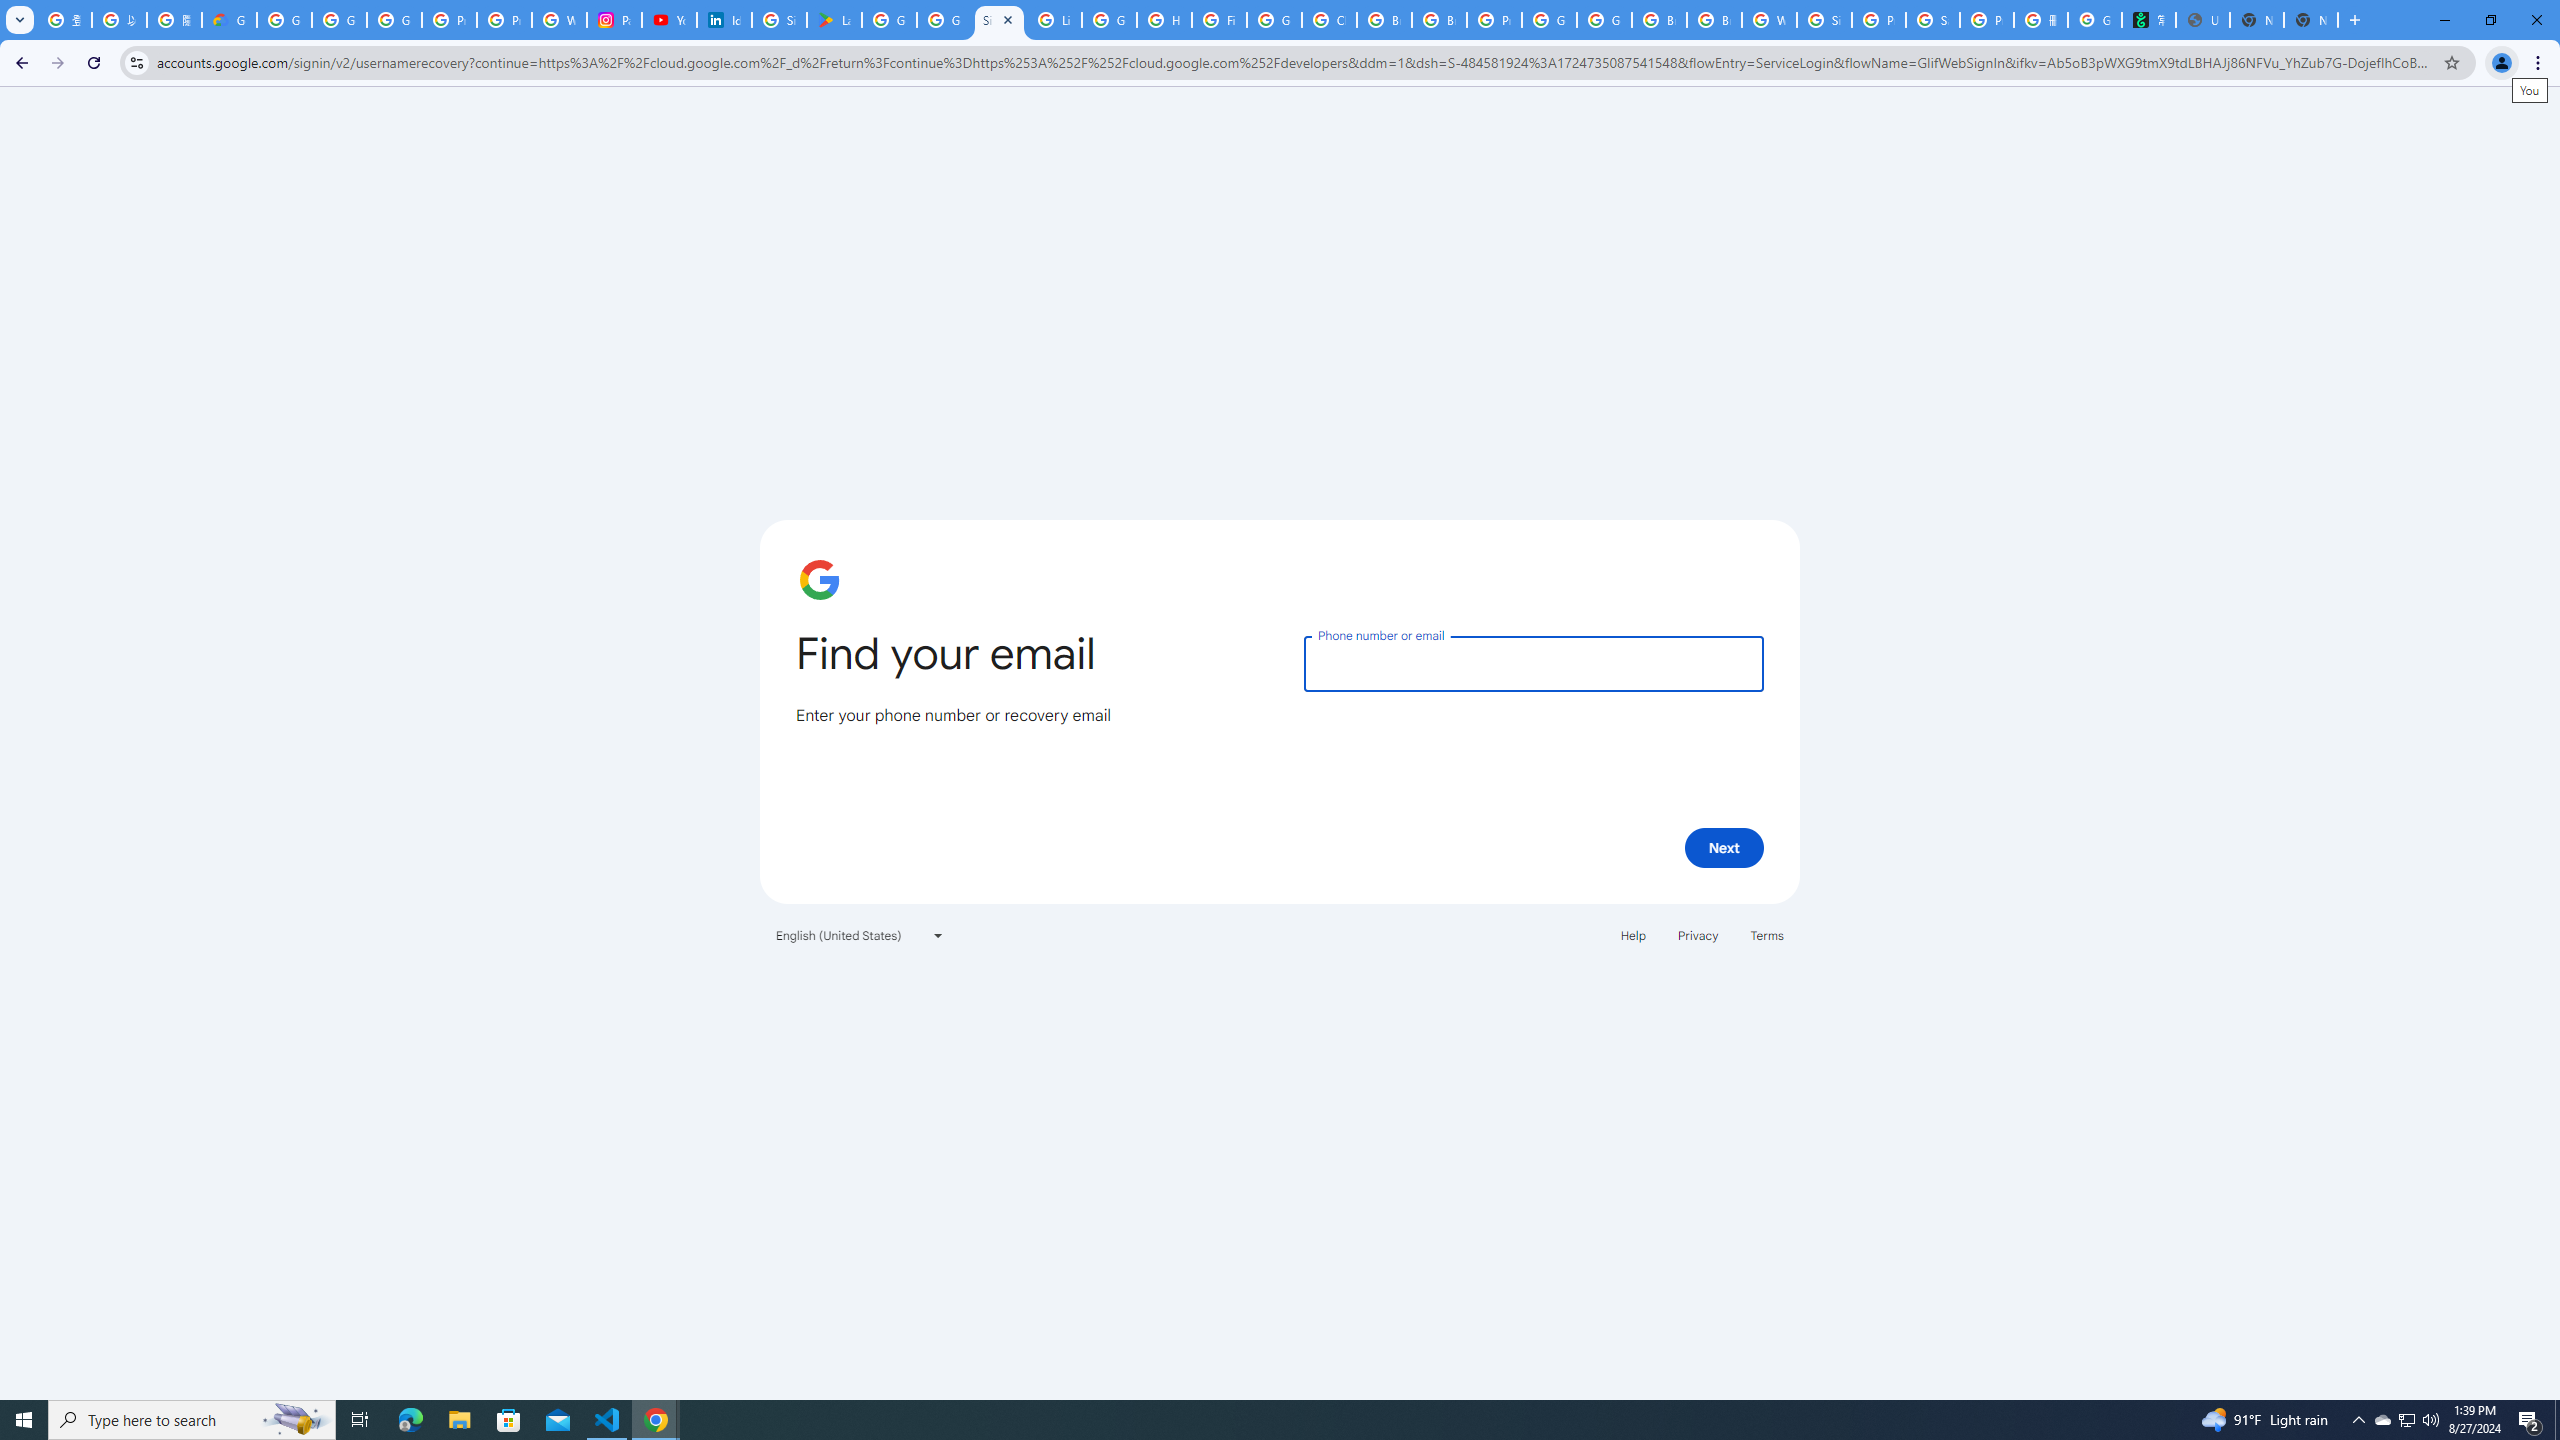  What do you see at coordinates (504, 19) in the screenshot?
I see `'Privacy Help Center - Policies Help'` at bounding box center [504, 19].